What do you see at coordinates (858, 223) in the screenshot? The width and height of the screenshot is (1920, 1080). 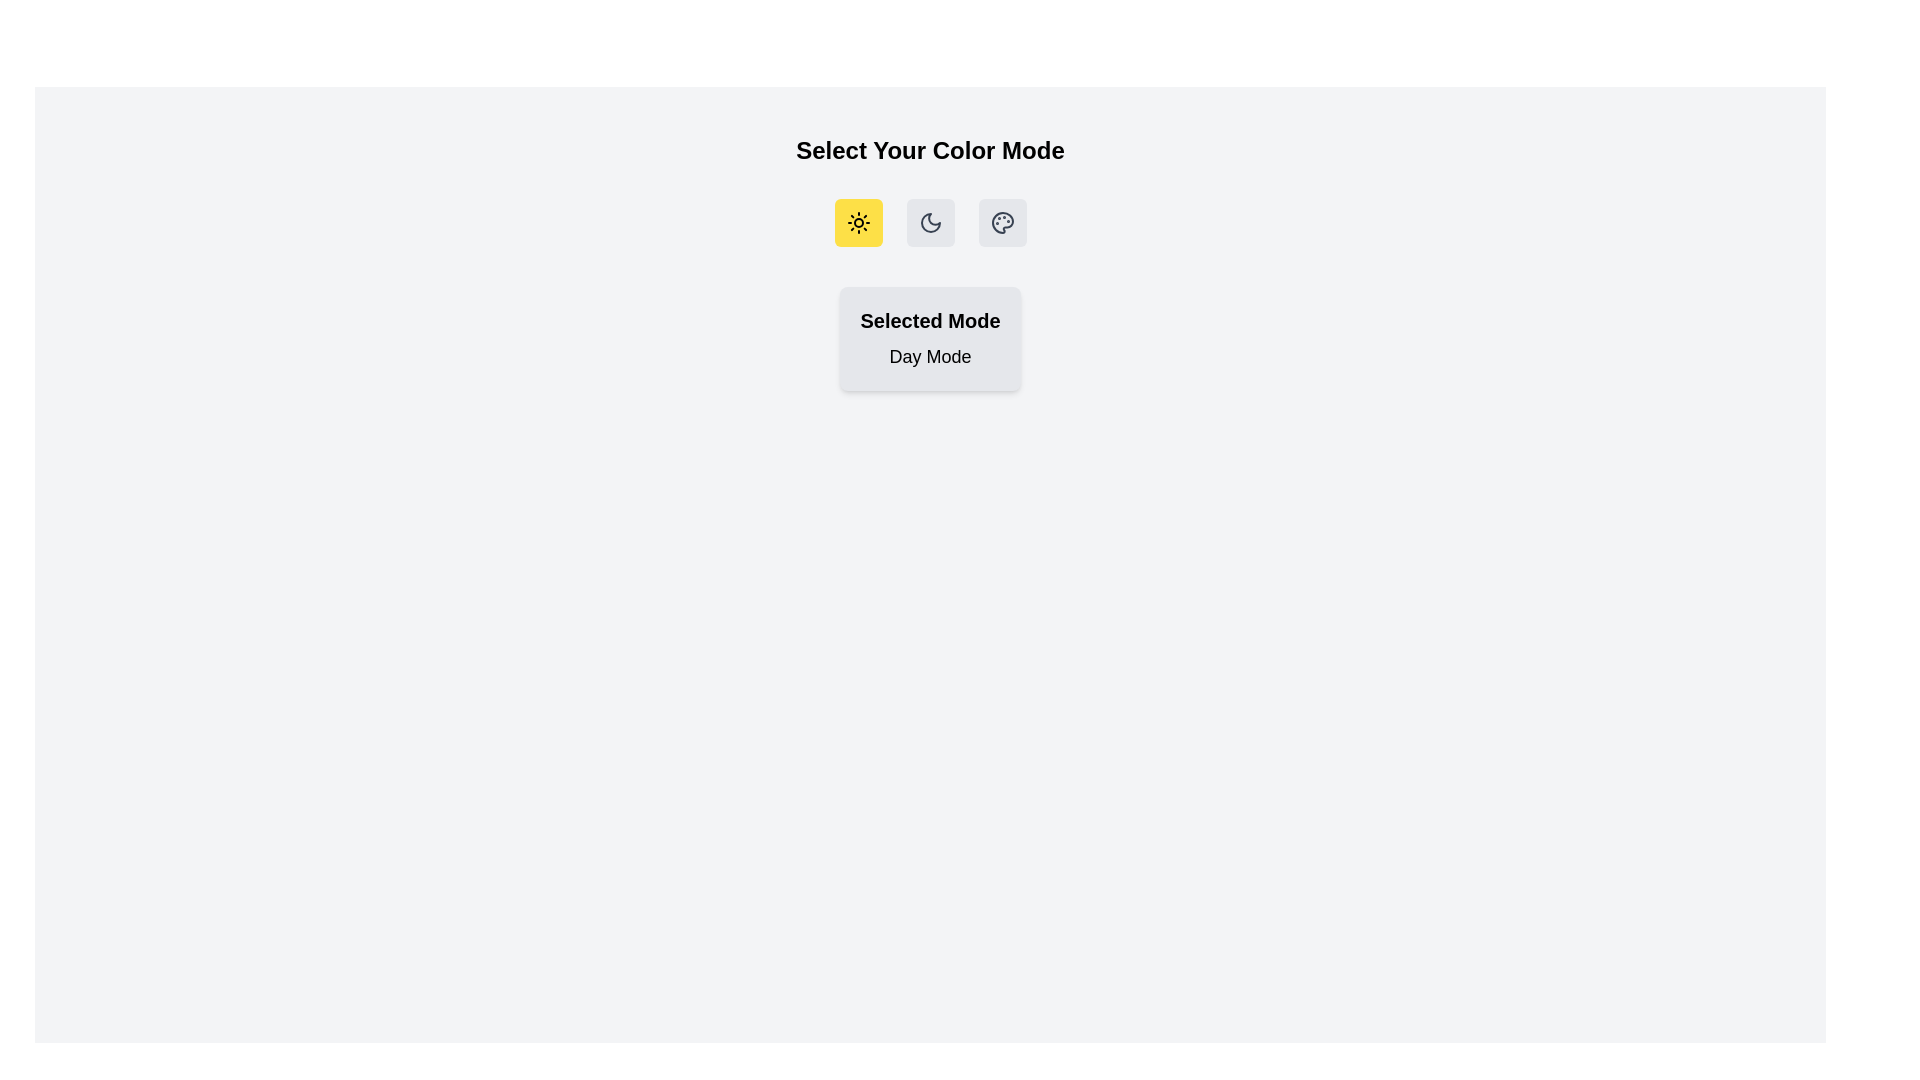 I see `the 'Day Mode' button to select it` at bounding box center [858, 223].